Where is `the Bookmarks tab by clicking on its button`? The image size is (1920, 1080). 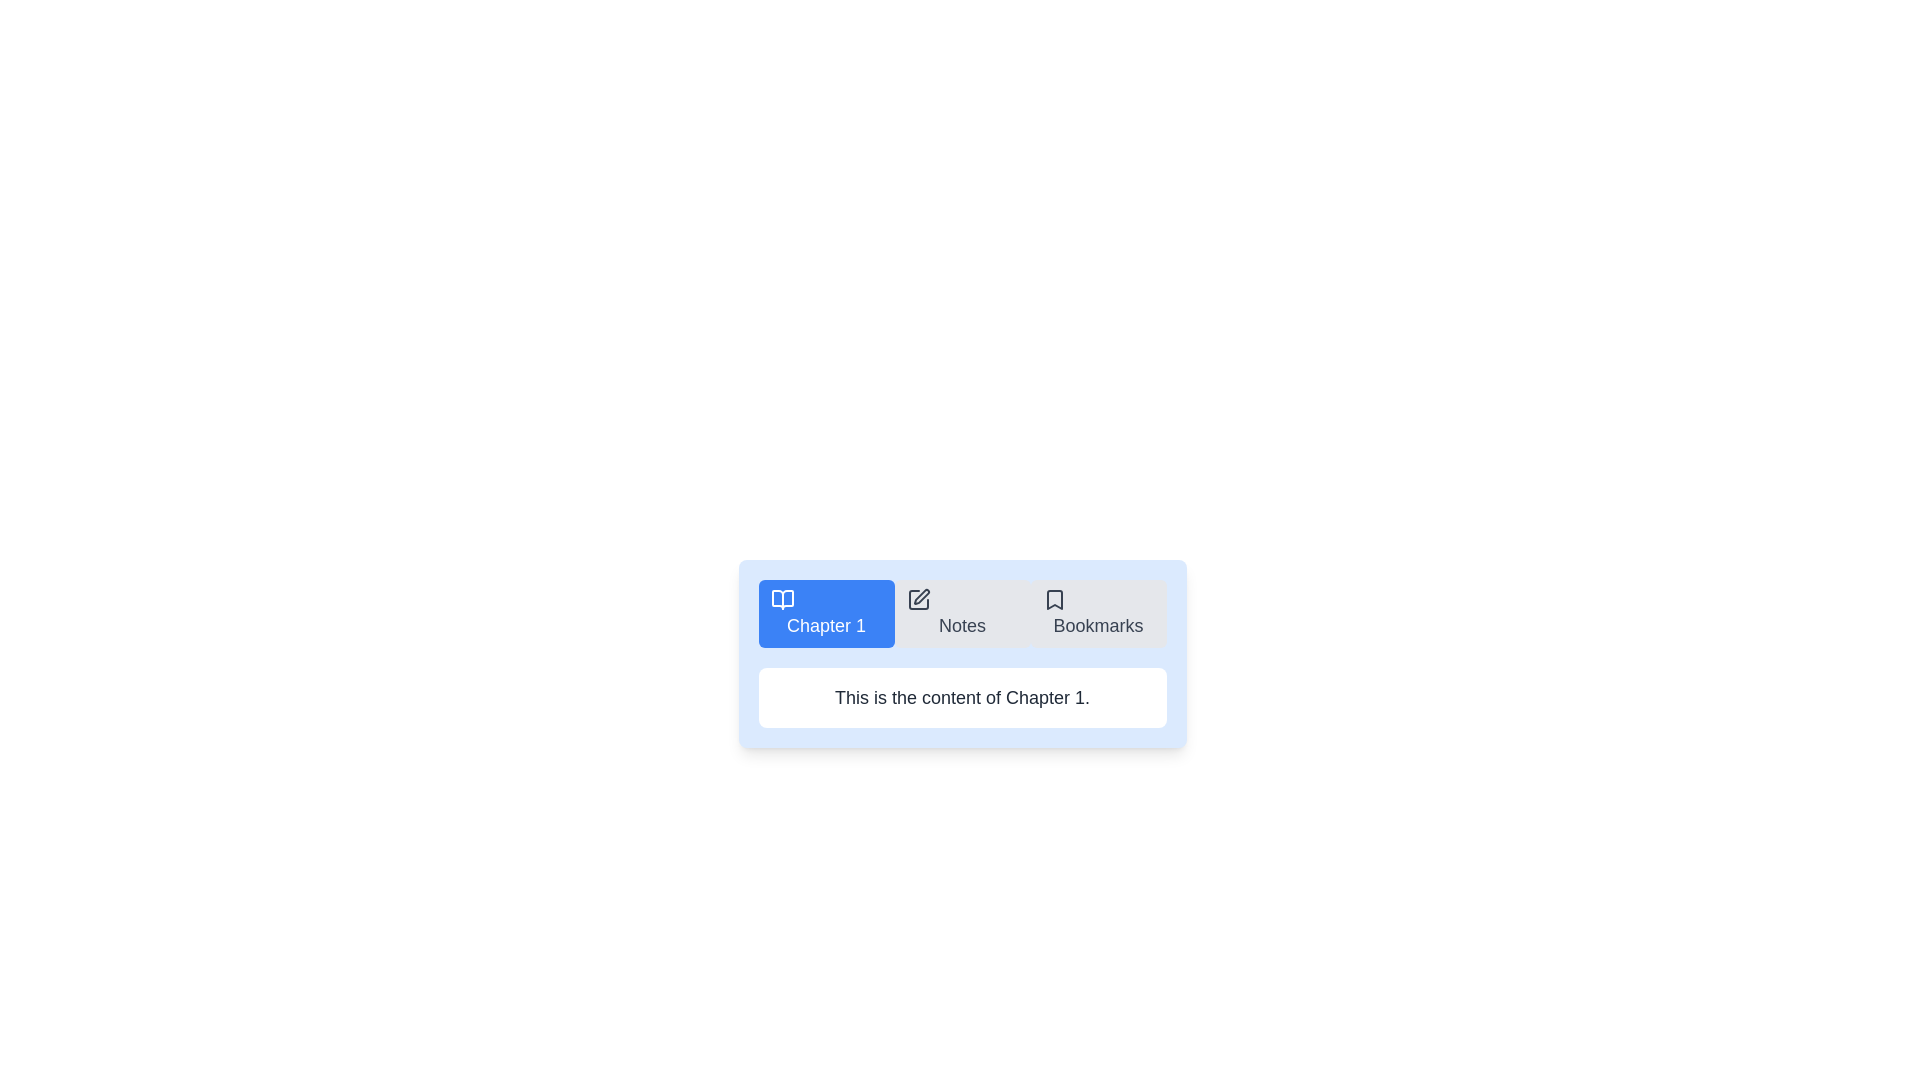
the Bookmarks tab by clicking on its button is located at coordinates (1097, 612).